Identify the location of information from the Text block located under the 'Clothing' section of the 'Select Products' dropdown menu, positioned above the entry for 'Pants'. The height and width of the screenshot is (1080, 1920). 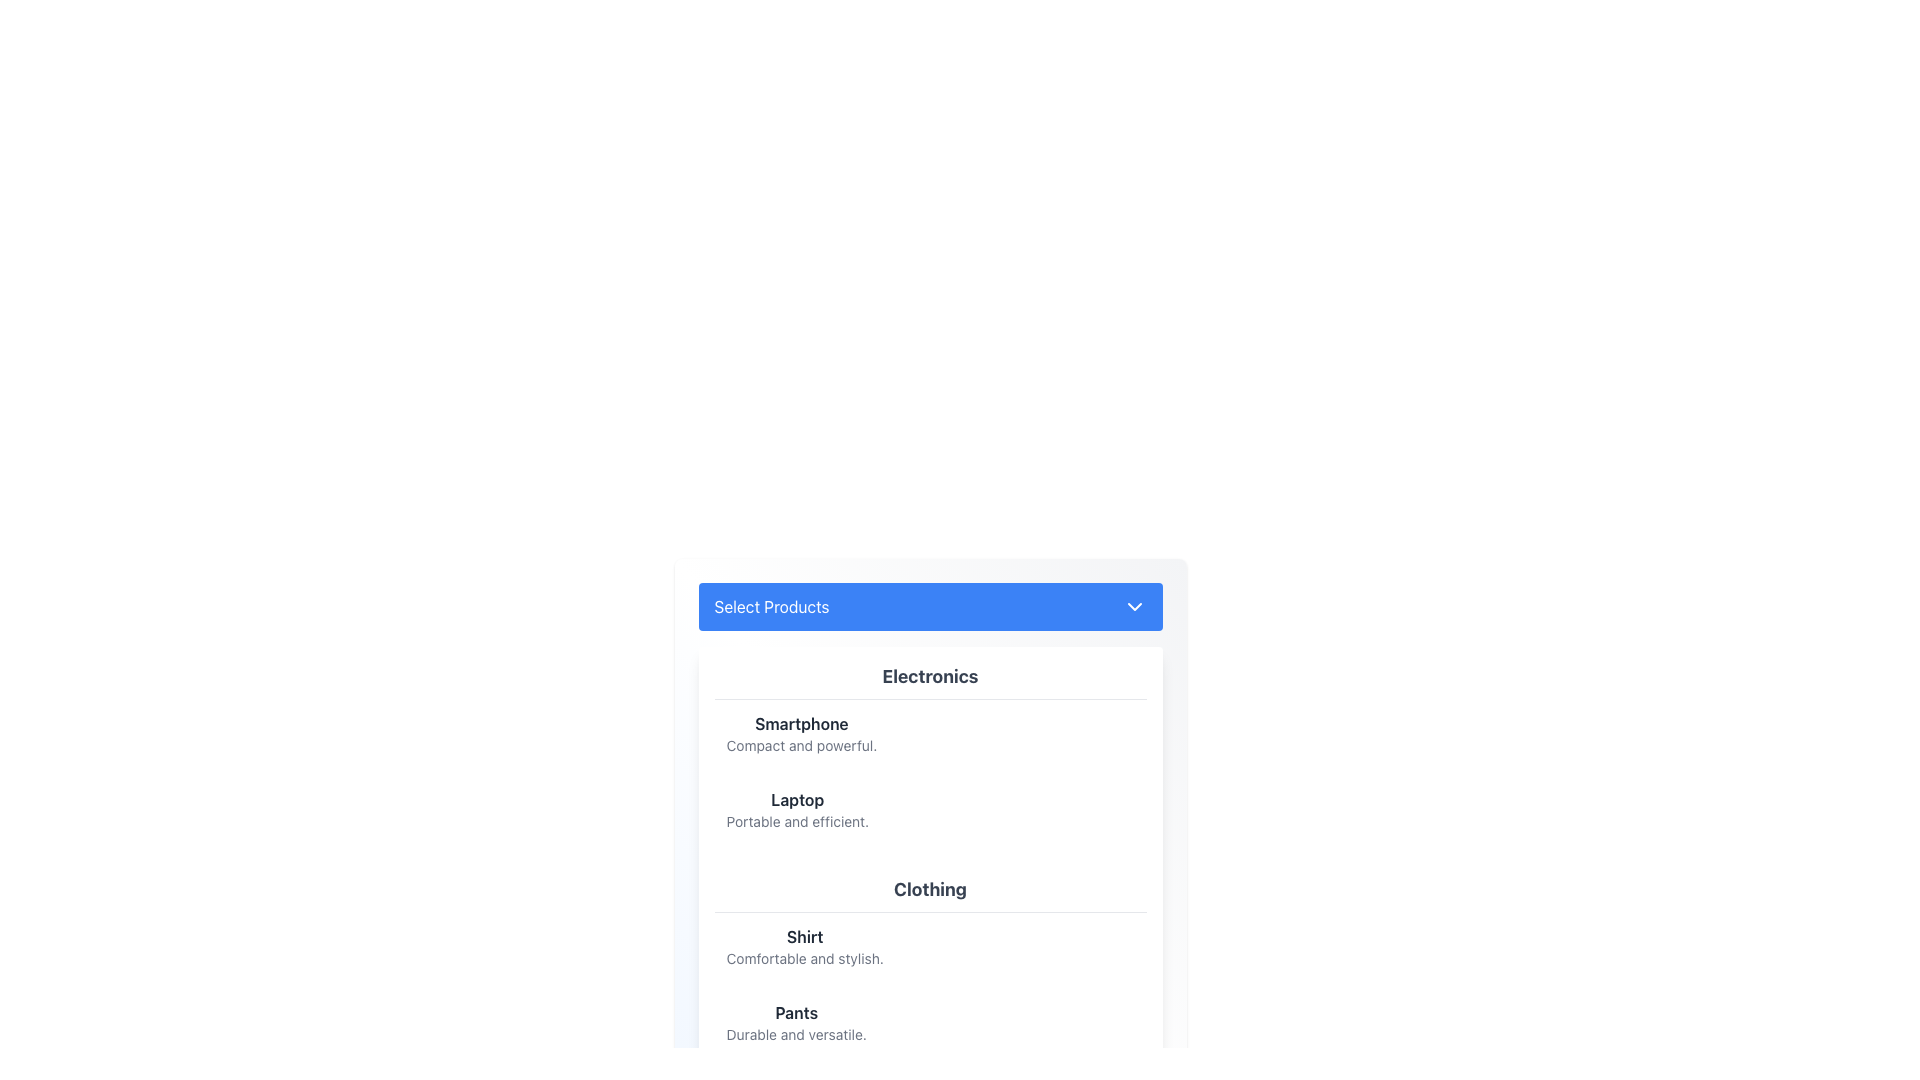
(805, 946).